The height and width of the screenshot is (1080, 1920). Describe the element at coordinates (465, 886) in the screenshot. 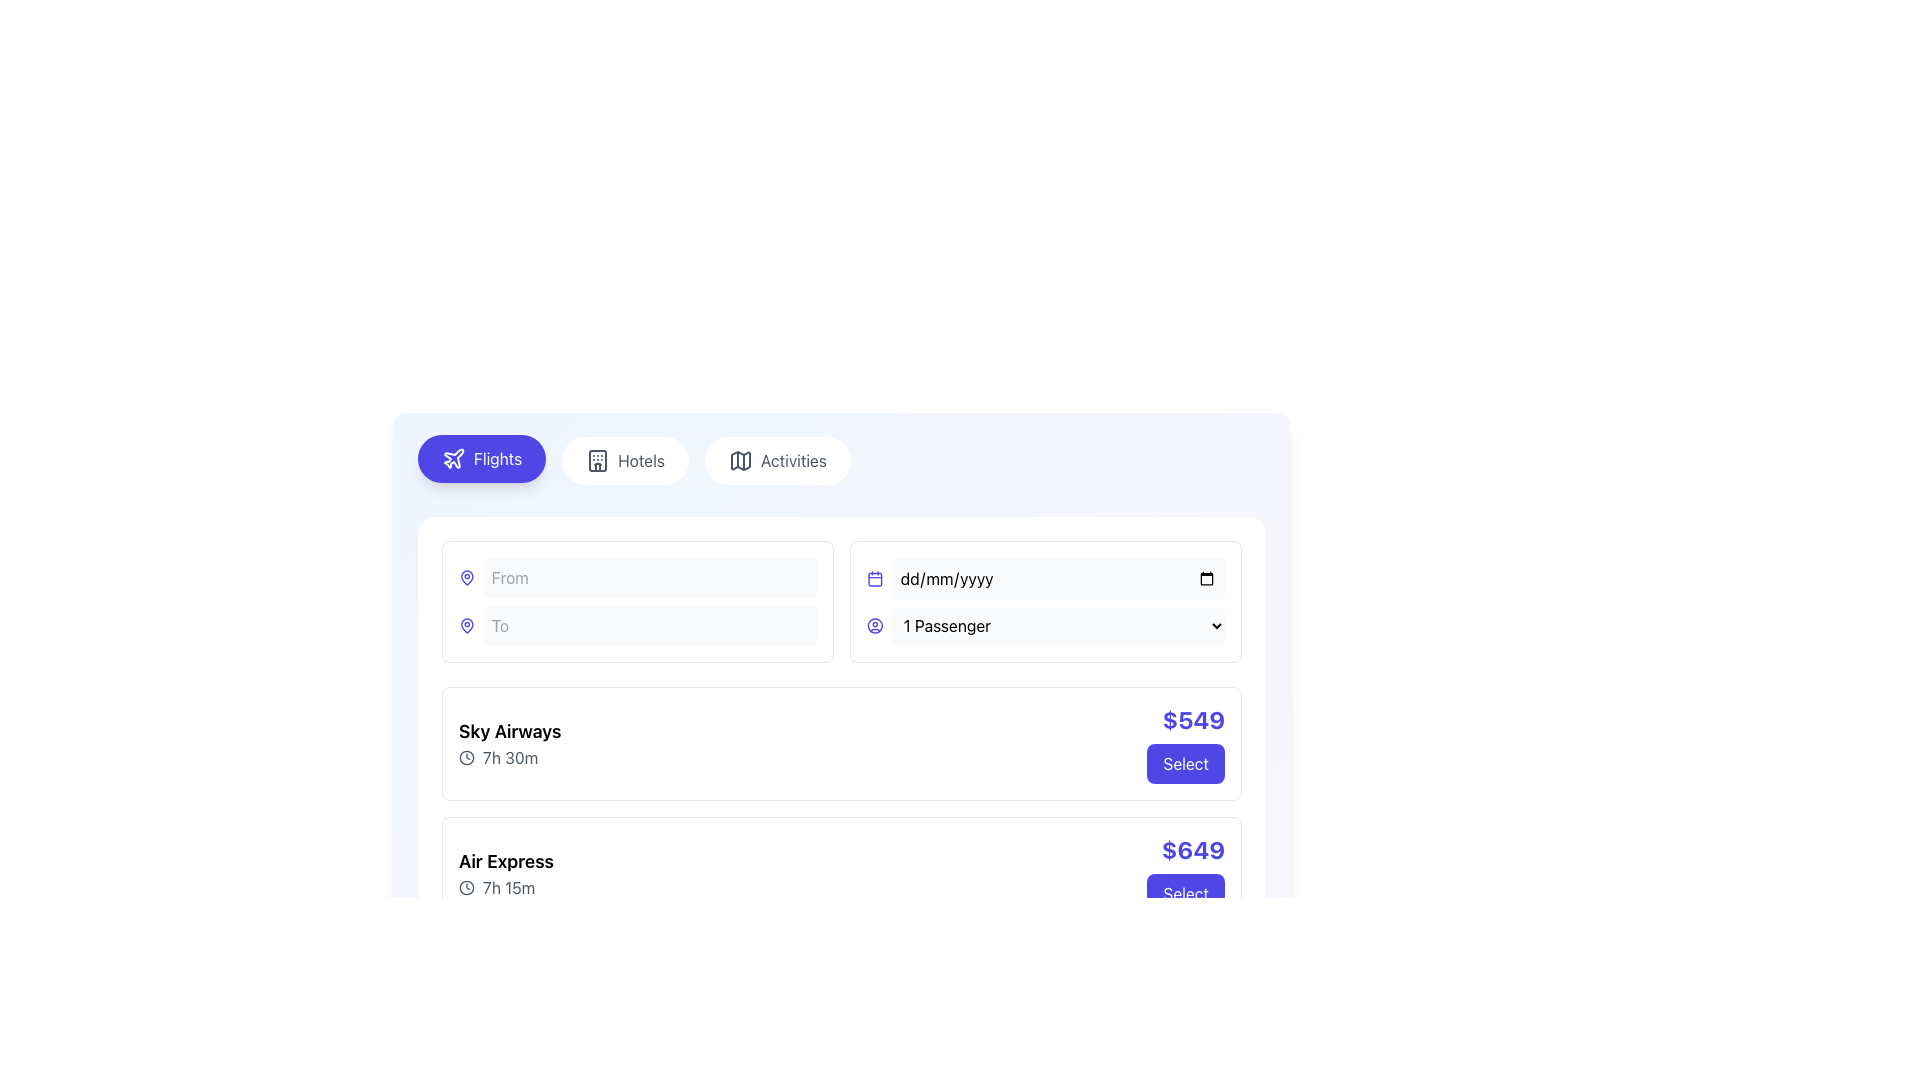

I see `the circular base of the clock icon located in the middle-left section of the page to note the time indication` at that location.